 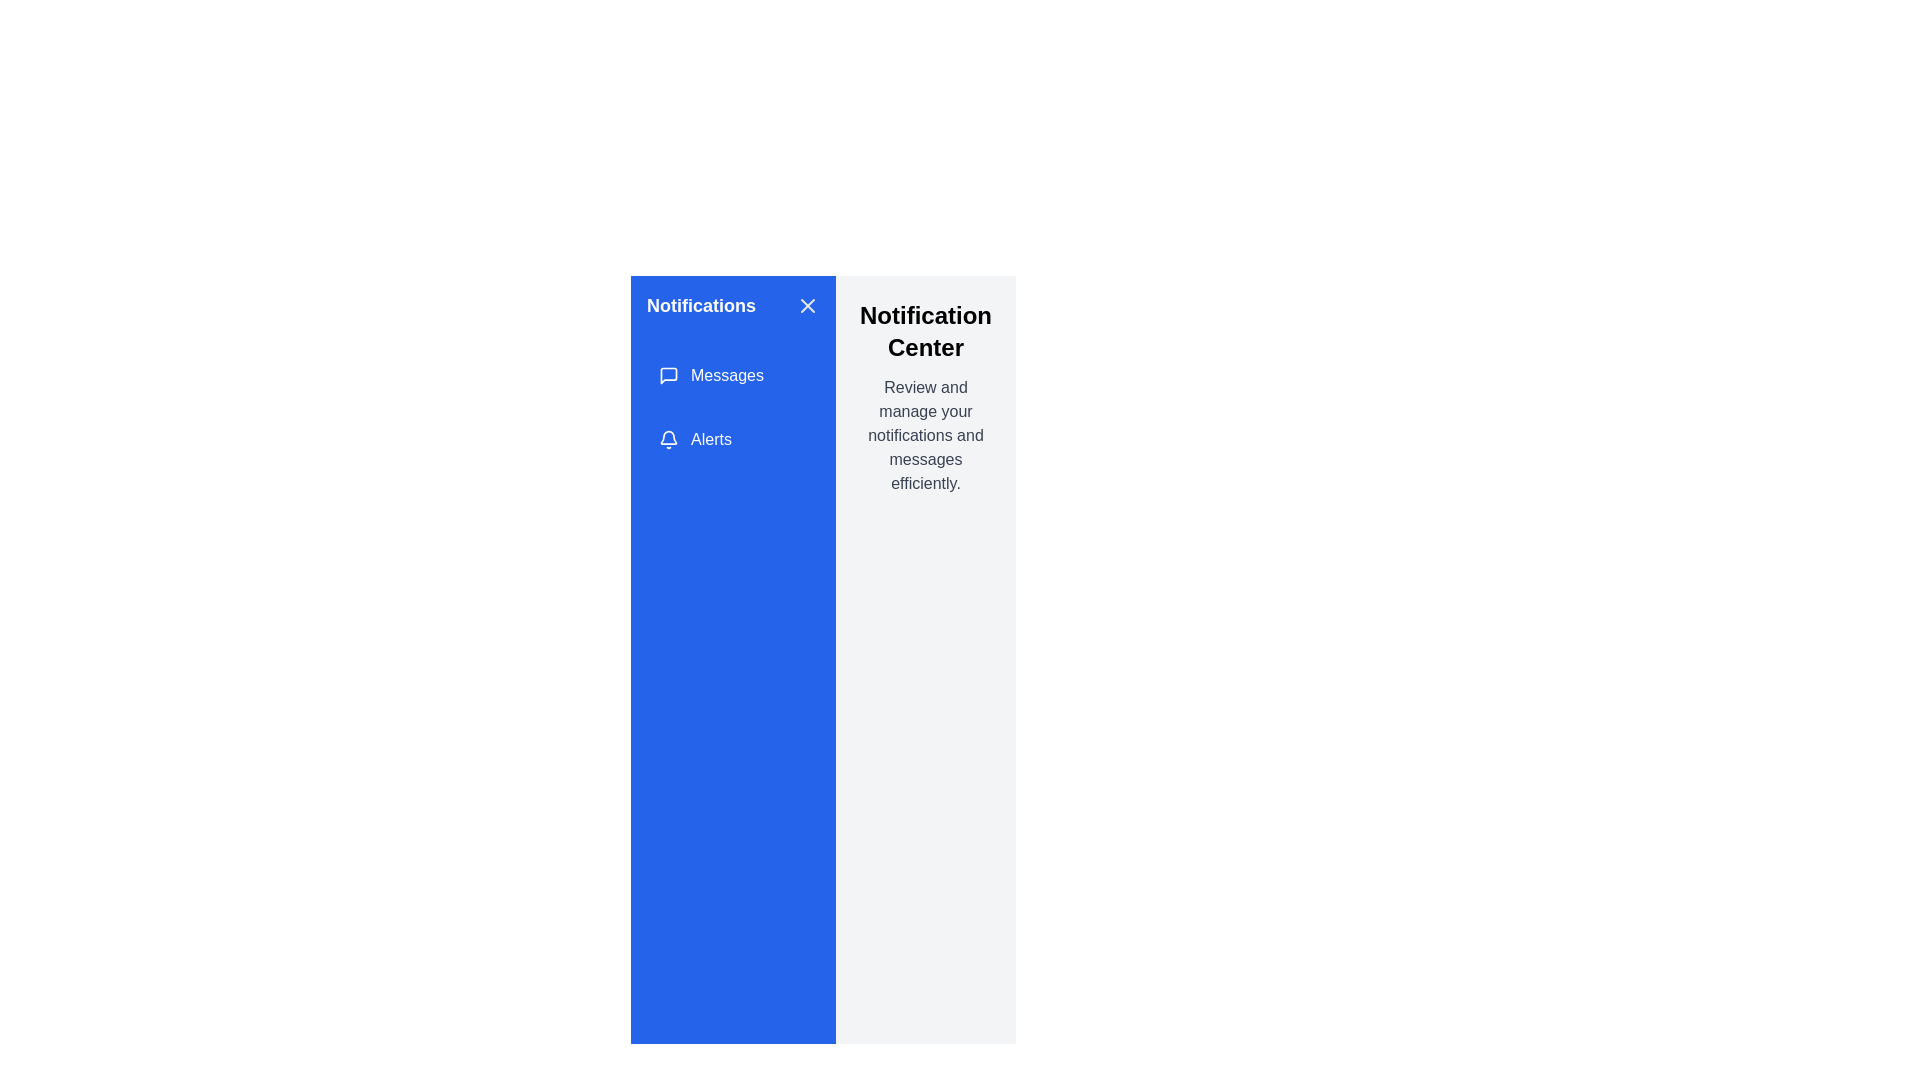 I want to click on the static text displaying 'Review and manage your notifications and messages efficiently.' located below the 'Notification Center' title in the right-aligned panel, so click(x=925, y=434).